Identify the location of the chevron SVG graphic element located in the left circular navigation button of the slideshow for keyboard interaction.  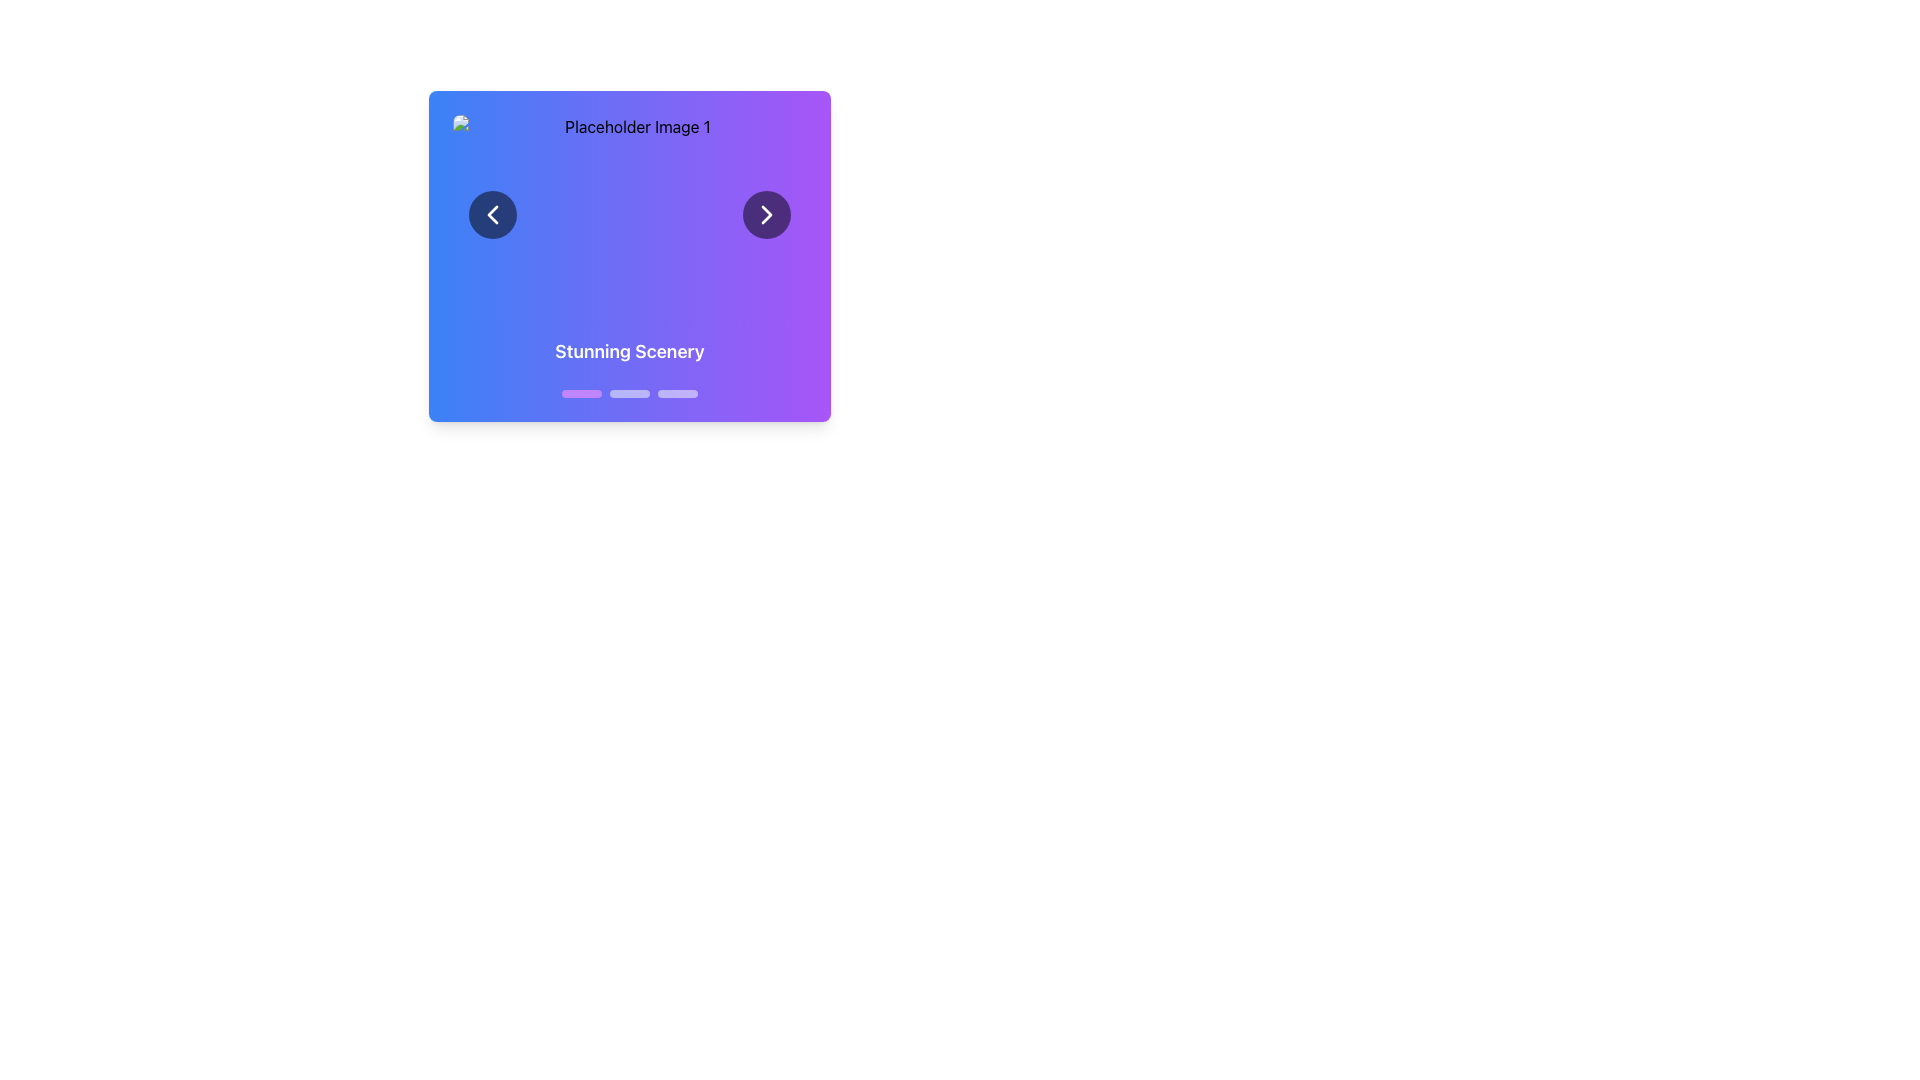
(493, 214).